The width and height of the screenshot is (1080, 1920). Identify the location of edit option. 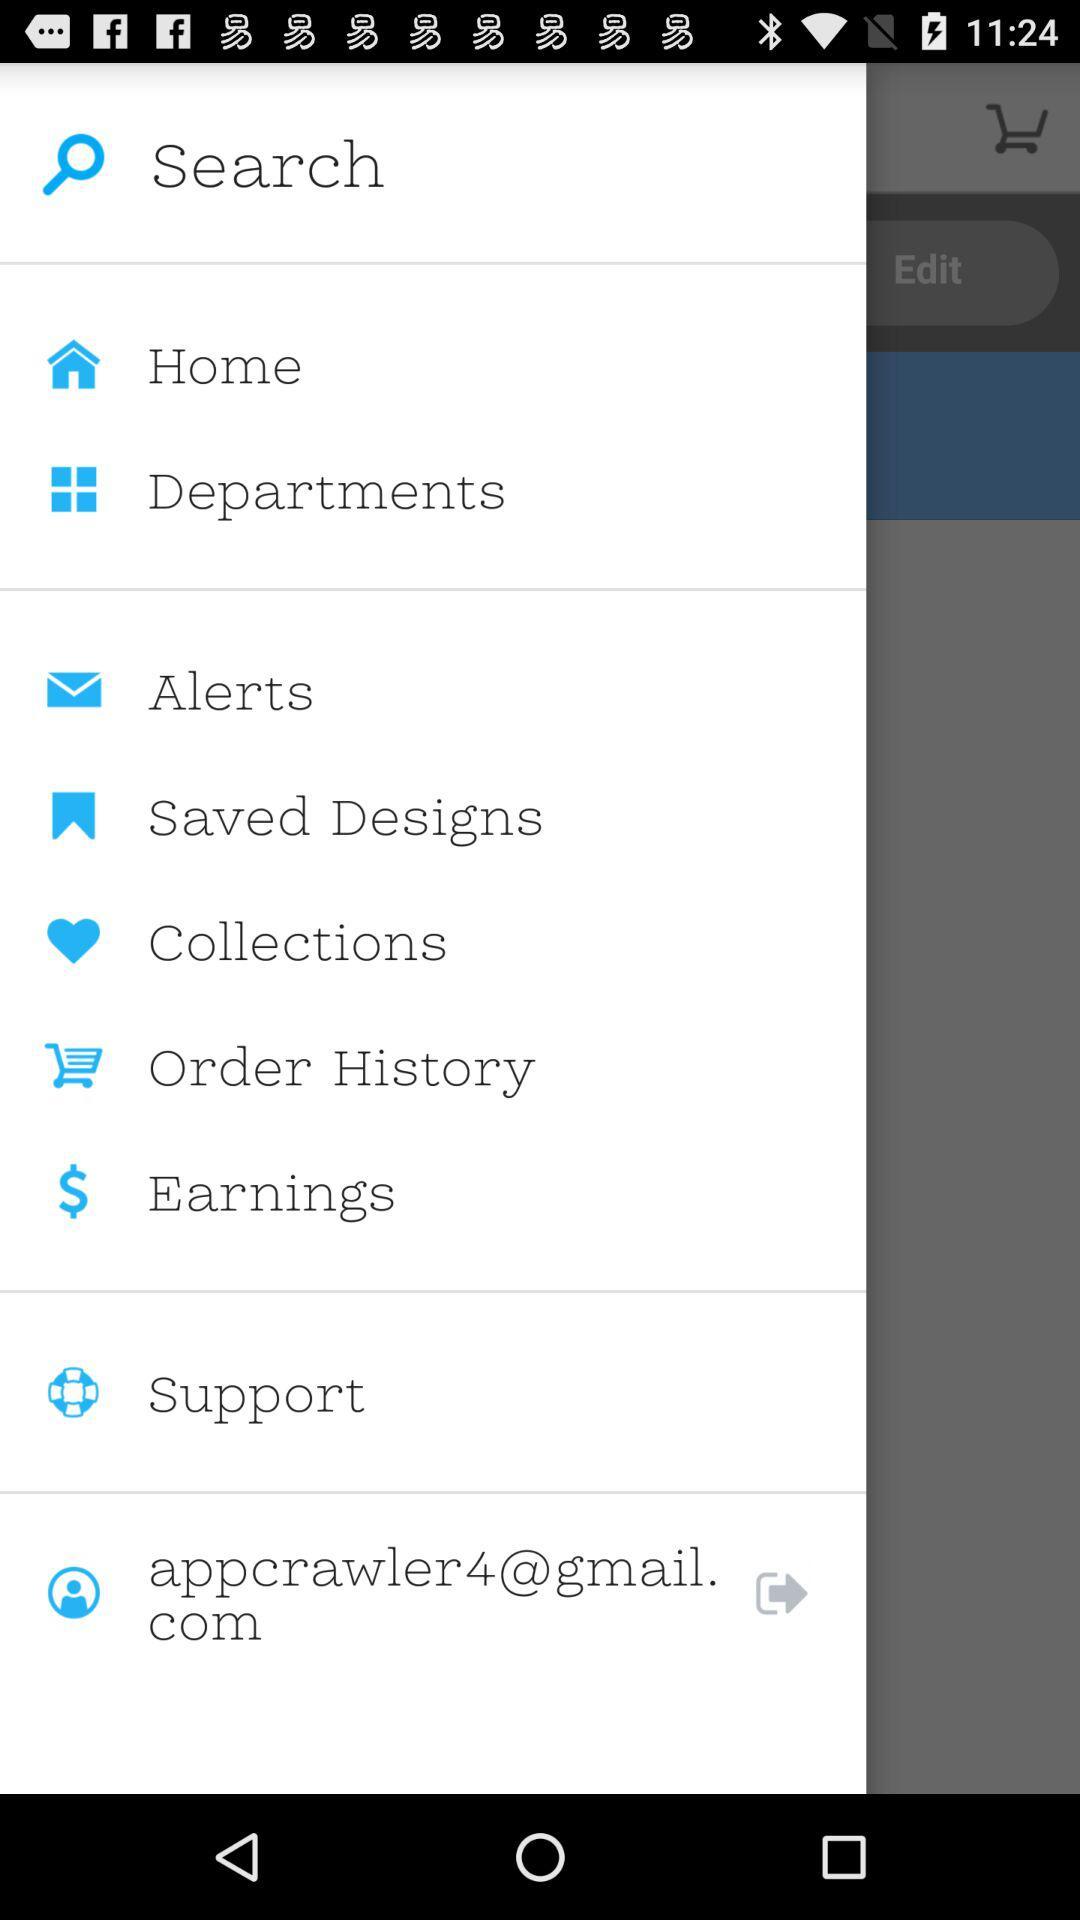
(928, 272).